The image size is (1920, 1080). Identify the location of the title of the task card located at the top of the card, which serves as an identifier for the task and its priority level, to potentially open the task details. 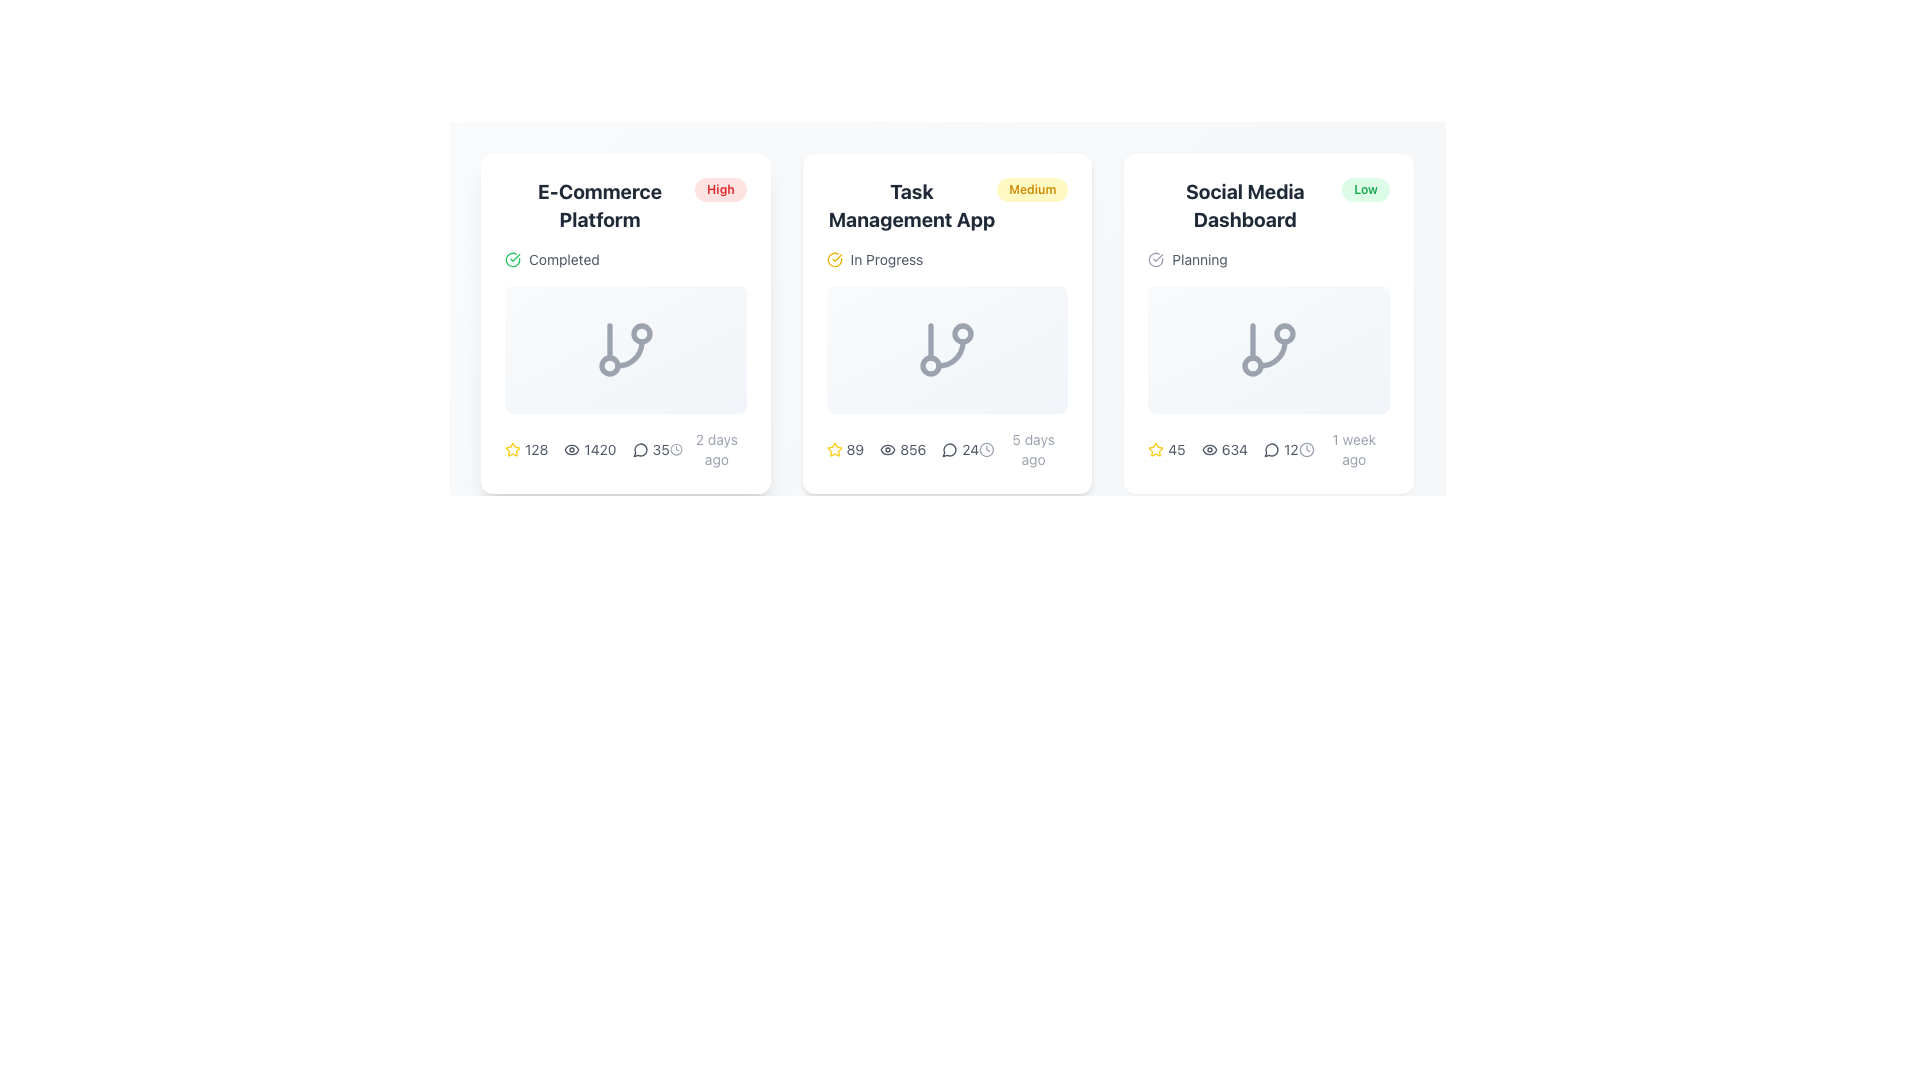
(946, 205).